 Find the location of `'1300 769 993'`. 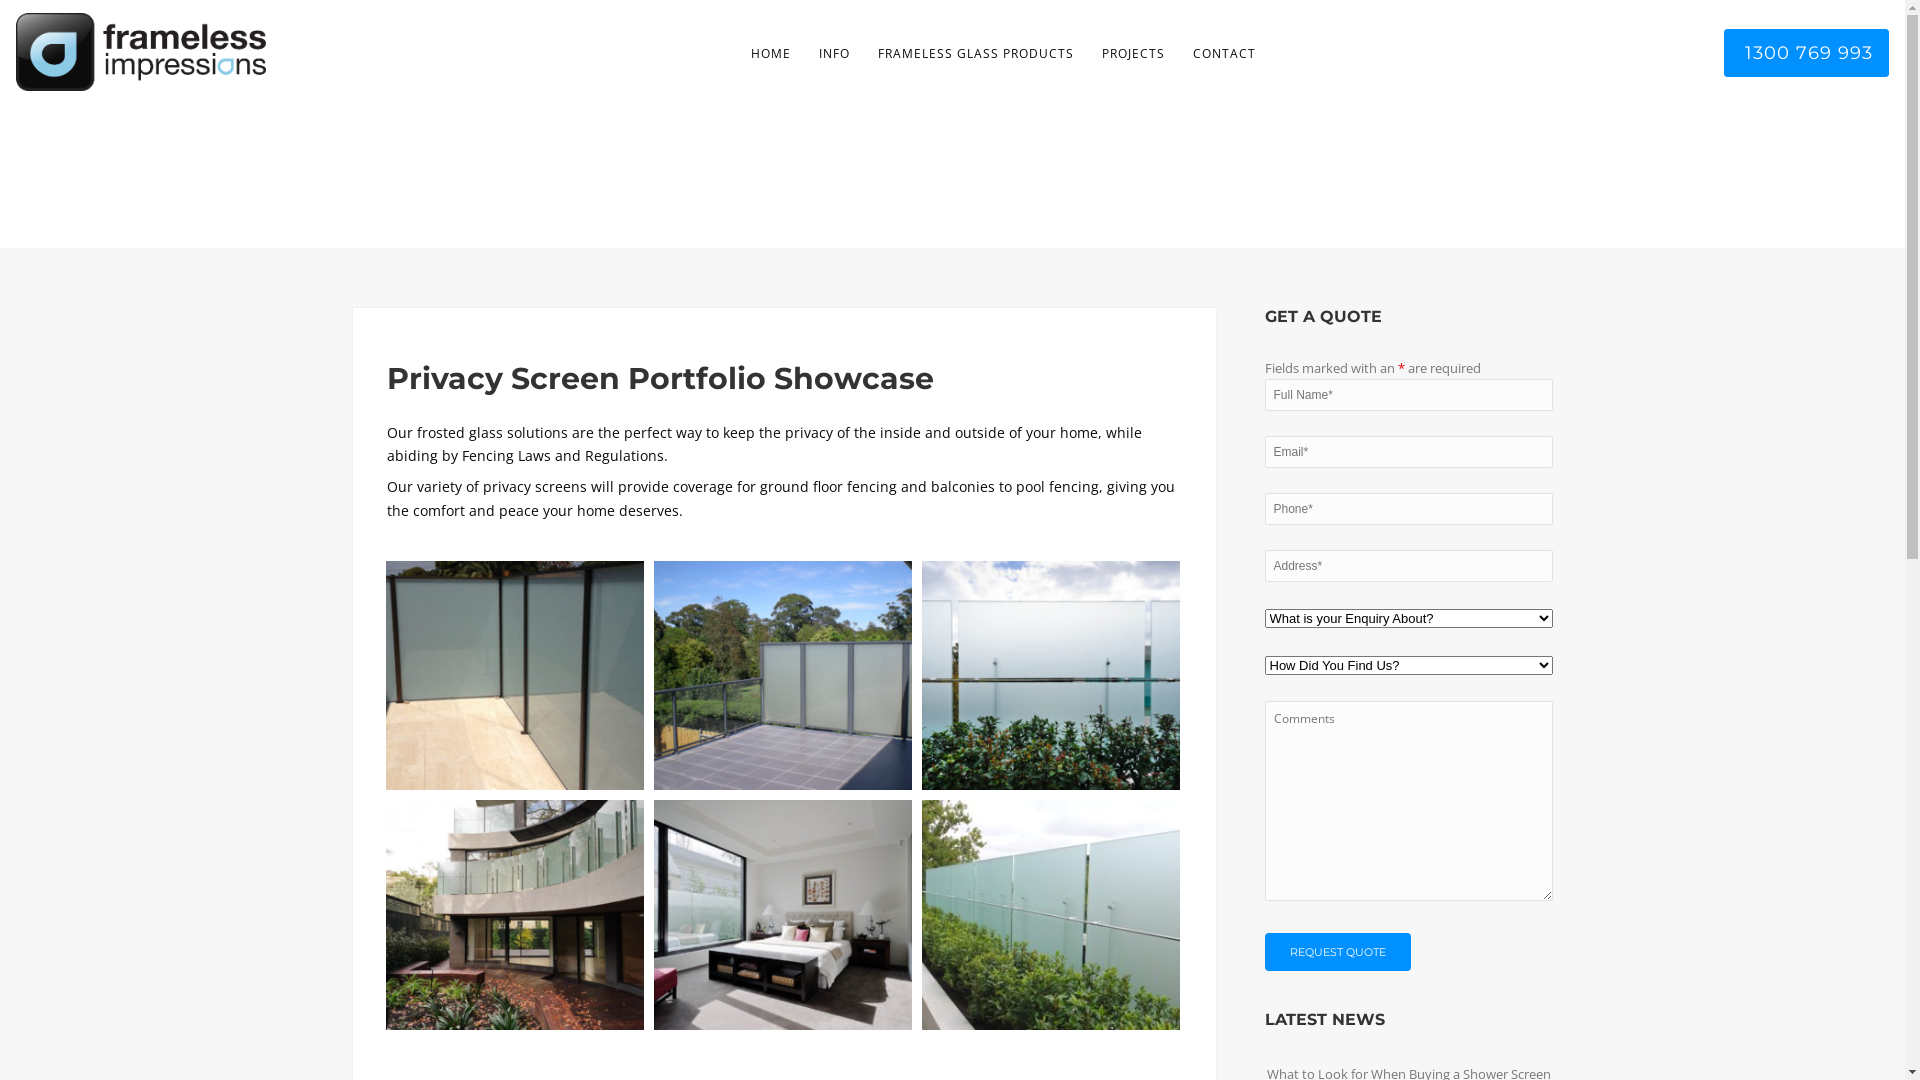

'1300 769 993' is located at coordinates (1722, 52).